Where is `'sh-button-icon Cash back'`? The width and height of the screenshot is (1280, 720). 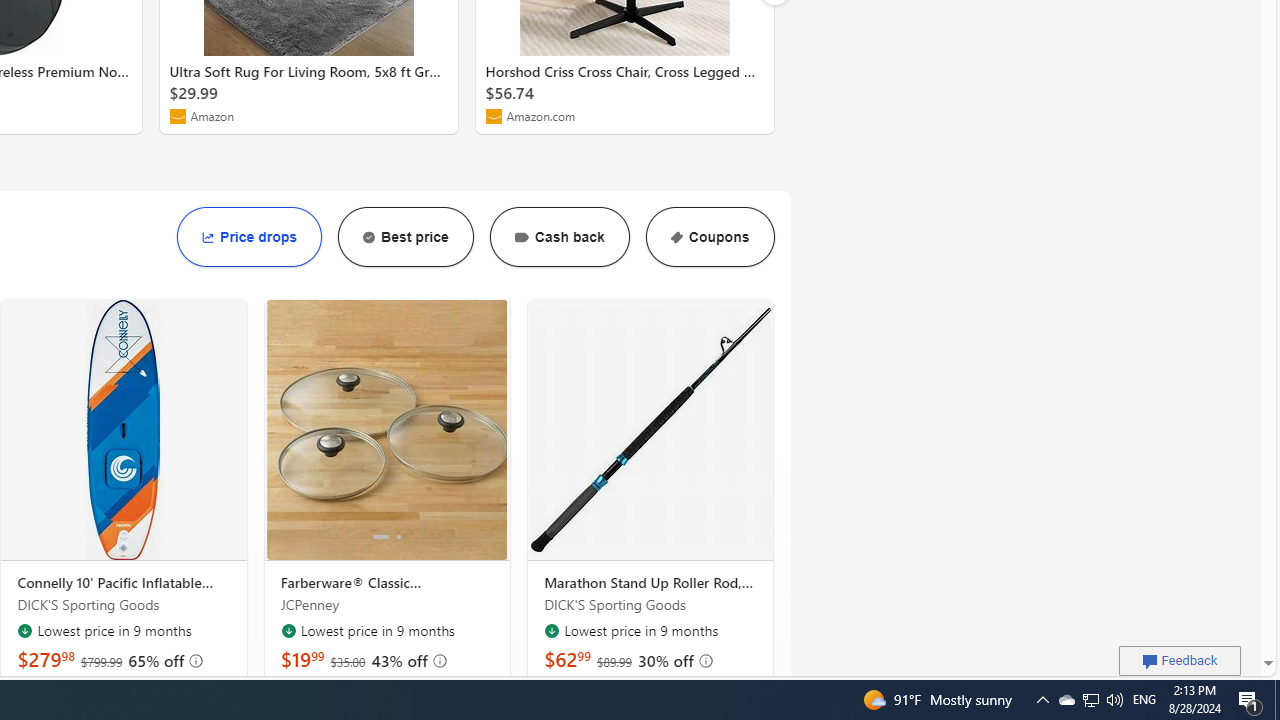
'sh-button-icon Cash back' is located at coordinates (559, 236).